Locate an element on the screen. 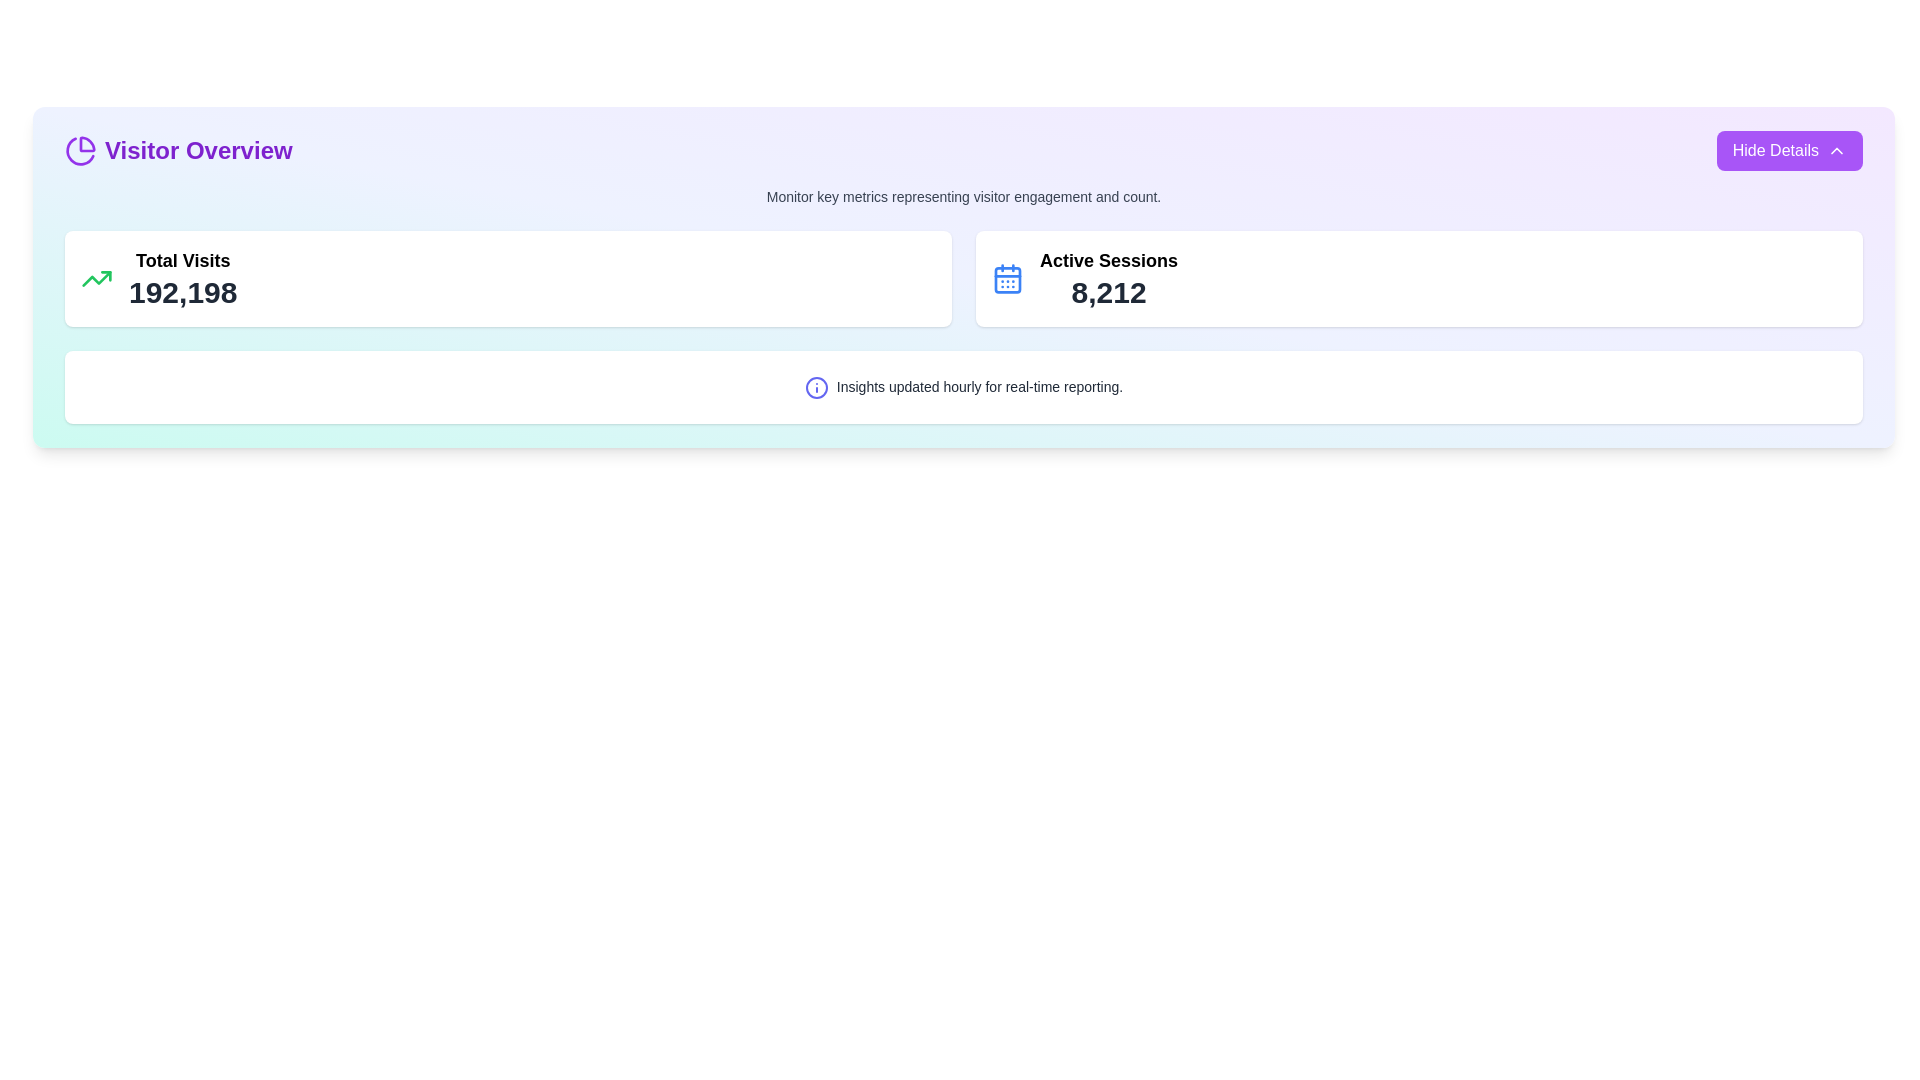 This screenshot has height=1080, width=1920. the upward trending green arrow icon located to the left of the text 'Total Visits 192,198' in the 'Visitor Overview' section is located at coordinates (95, 278).